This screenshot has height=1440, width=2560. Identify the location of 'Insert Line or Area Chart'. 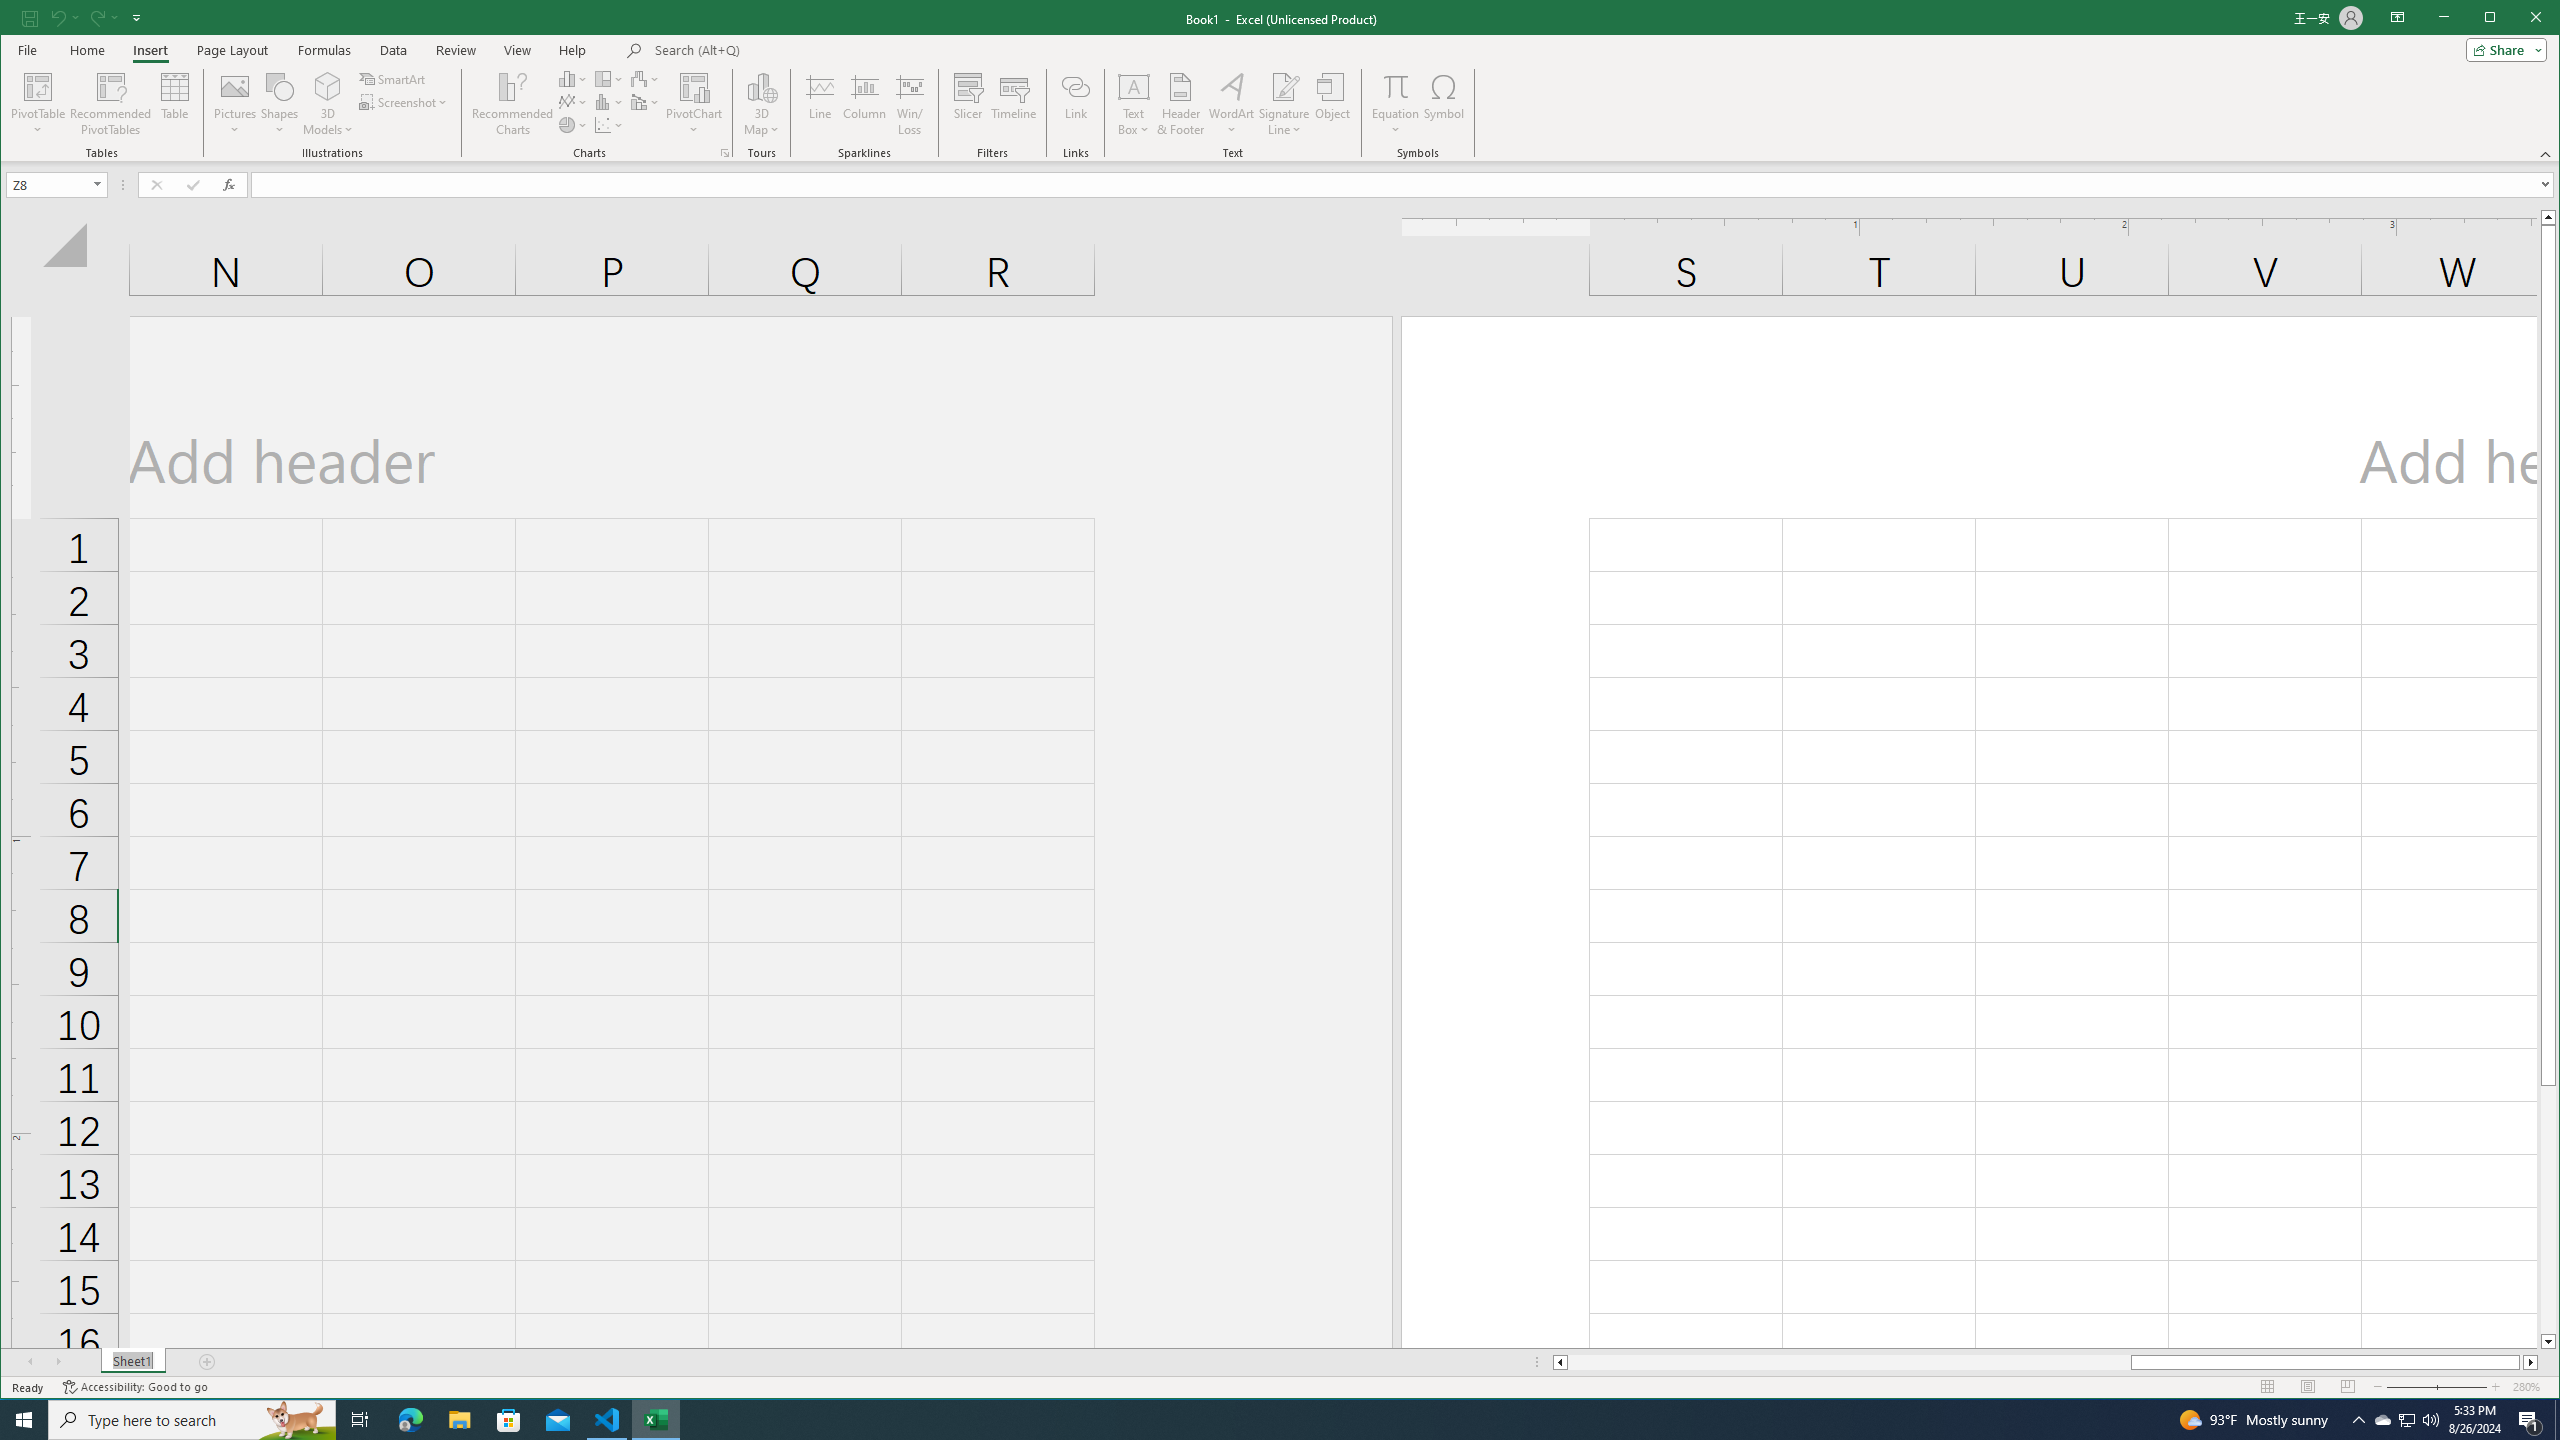
(572, 102).